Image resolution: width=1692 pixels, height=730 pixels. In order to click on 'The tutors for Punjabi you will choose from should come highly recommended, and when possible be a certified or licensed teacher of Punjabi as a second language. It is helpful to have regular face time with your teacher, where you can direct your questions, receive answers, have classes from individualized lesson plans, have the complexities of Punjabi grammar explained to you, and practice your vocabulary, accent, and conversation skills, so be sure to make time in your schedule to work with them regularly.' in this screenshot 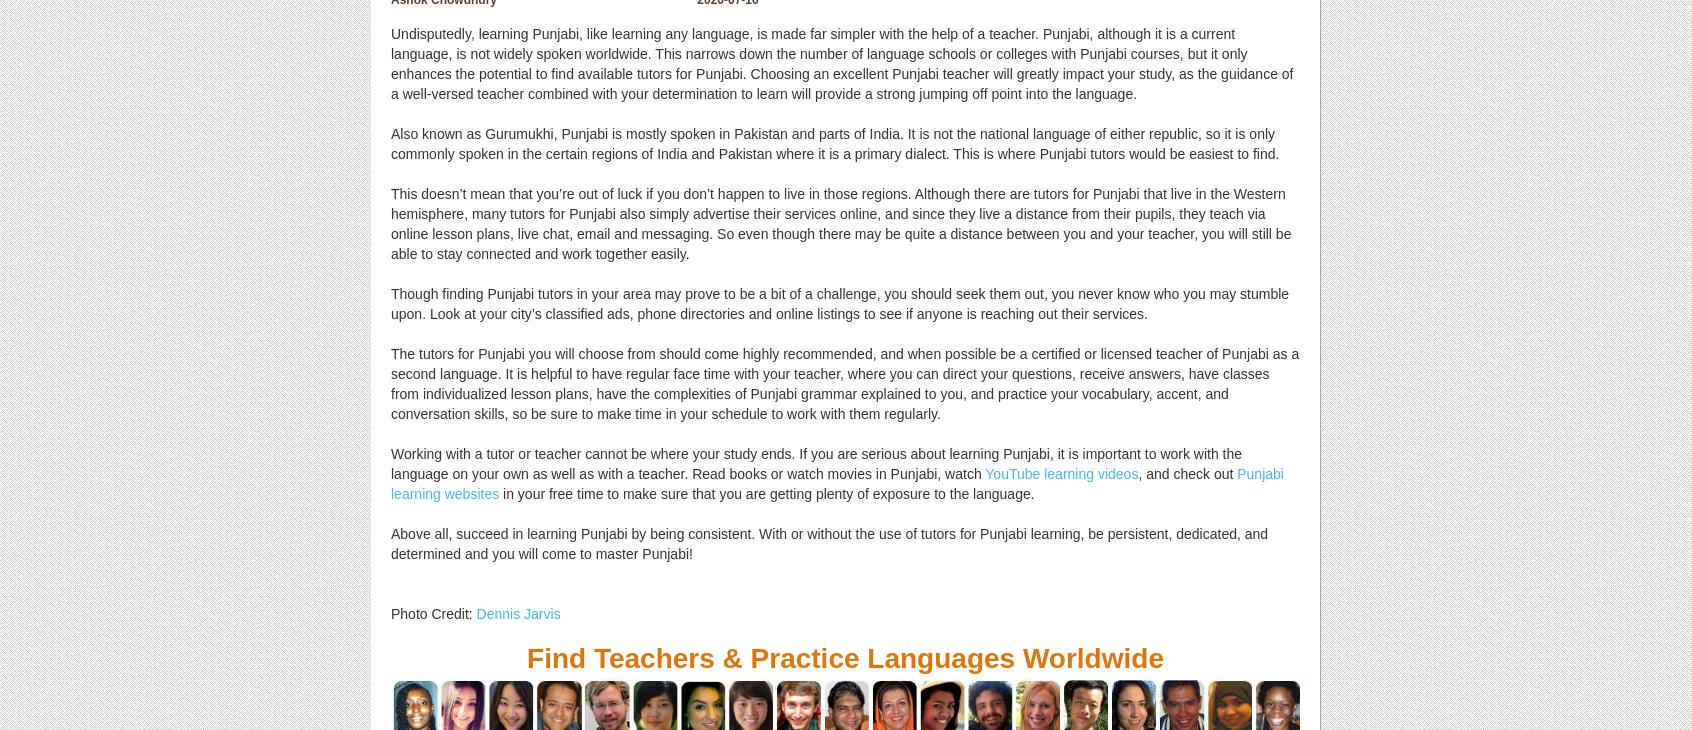, I will do `click(844, 382)`.